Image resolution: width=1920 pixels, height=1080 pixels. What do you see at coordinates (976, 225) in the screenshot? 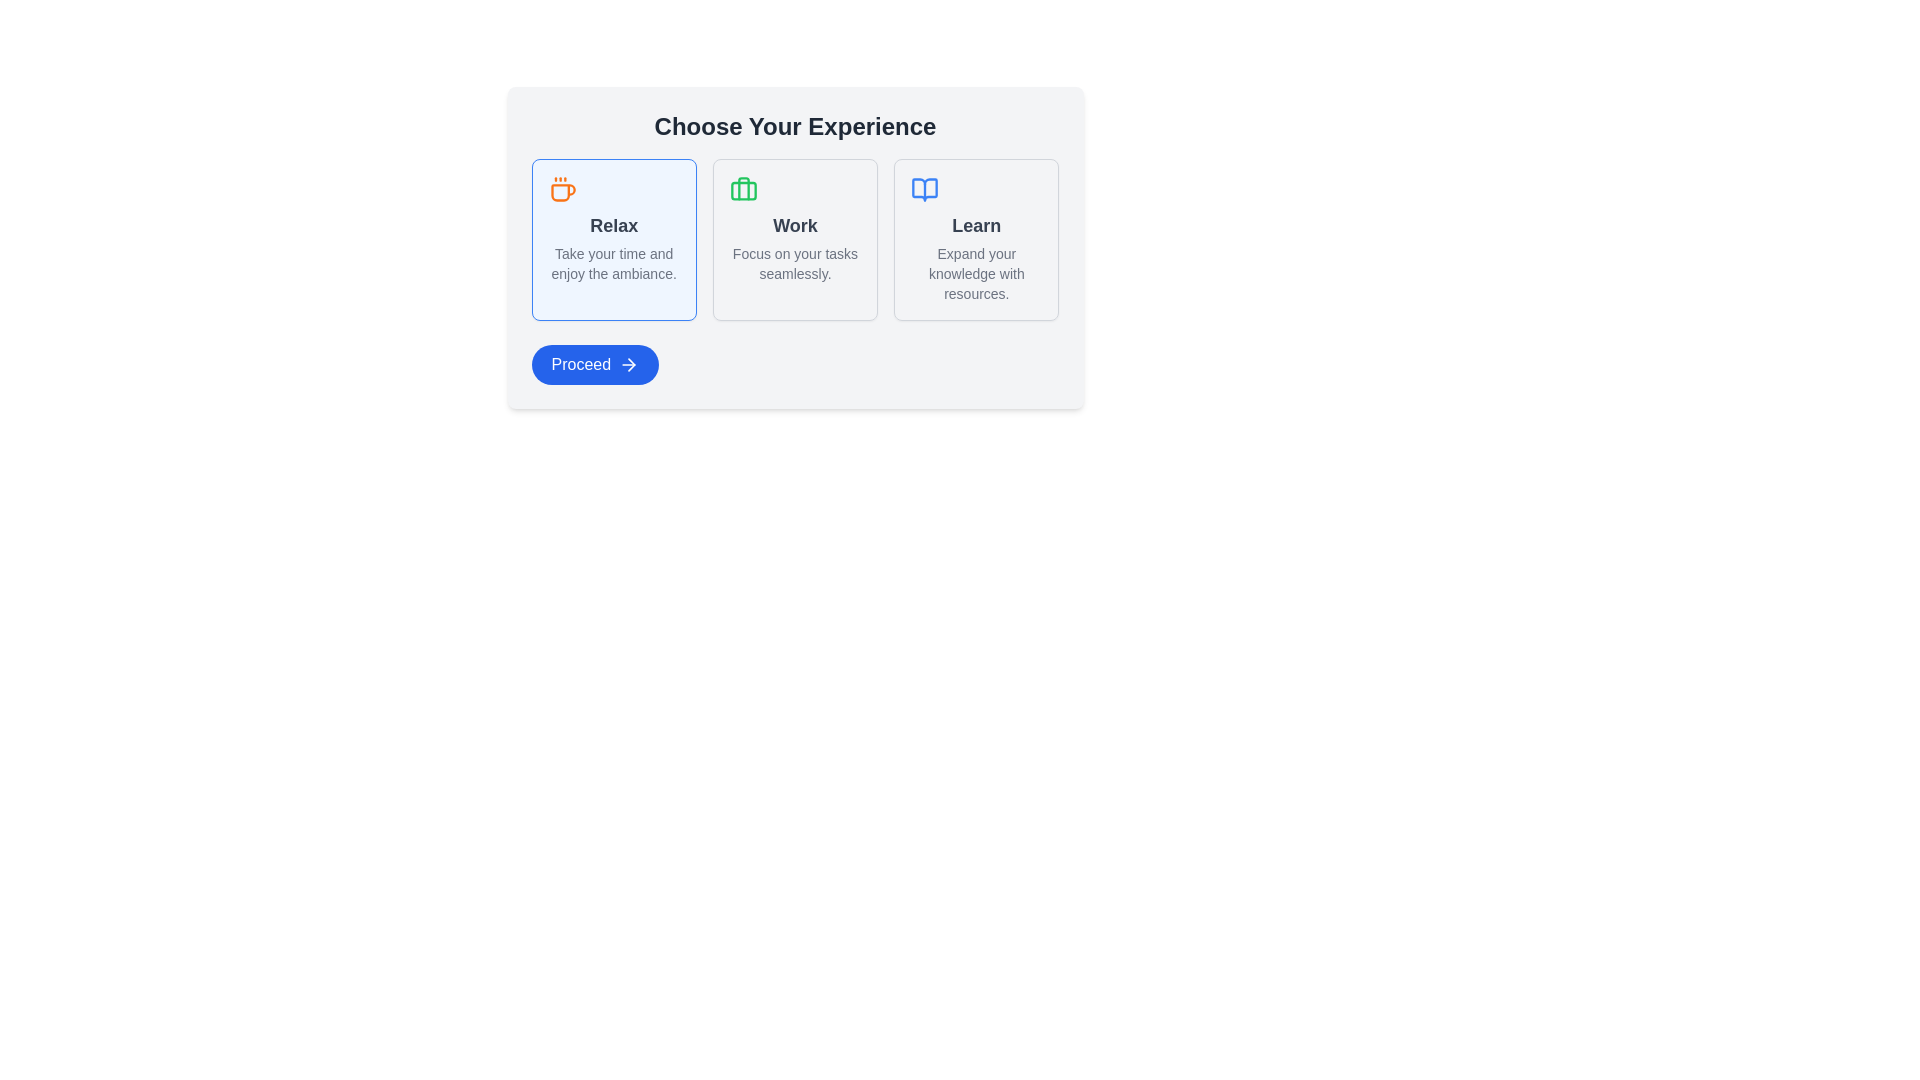
I see `the text label displaying 'Learn' in bold, large gray font located at the top-right of the 'Learn' card` at bounding box center [976, 225].